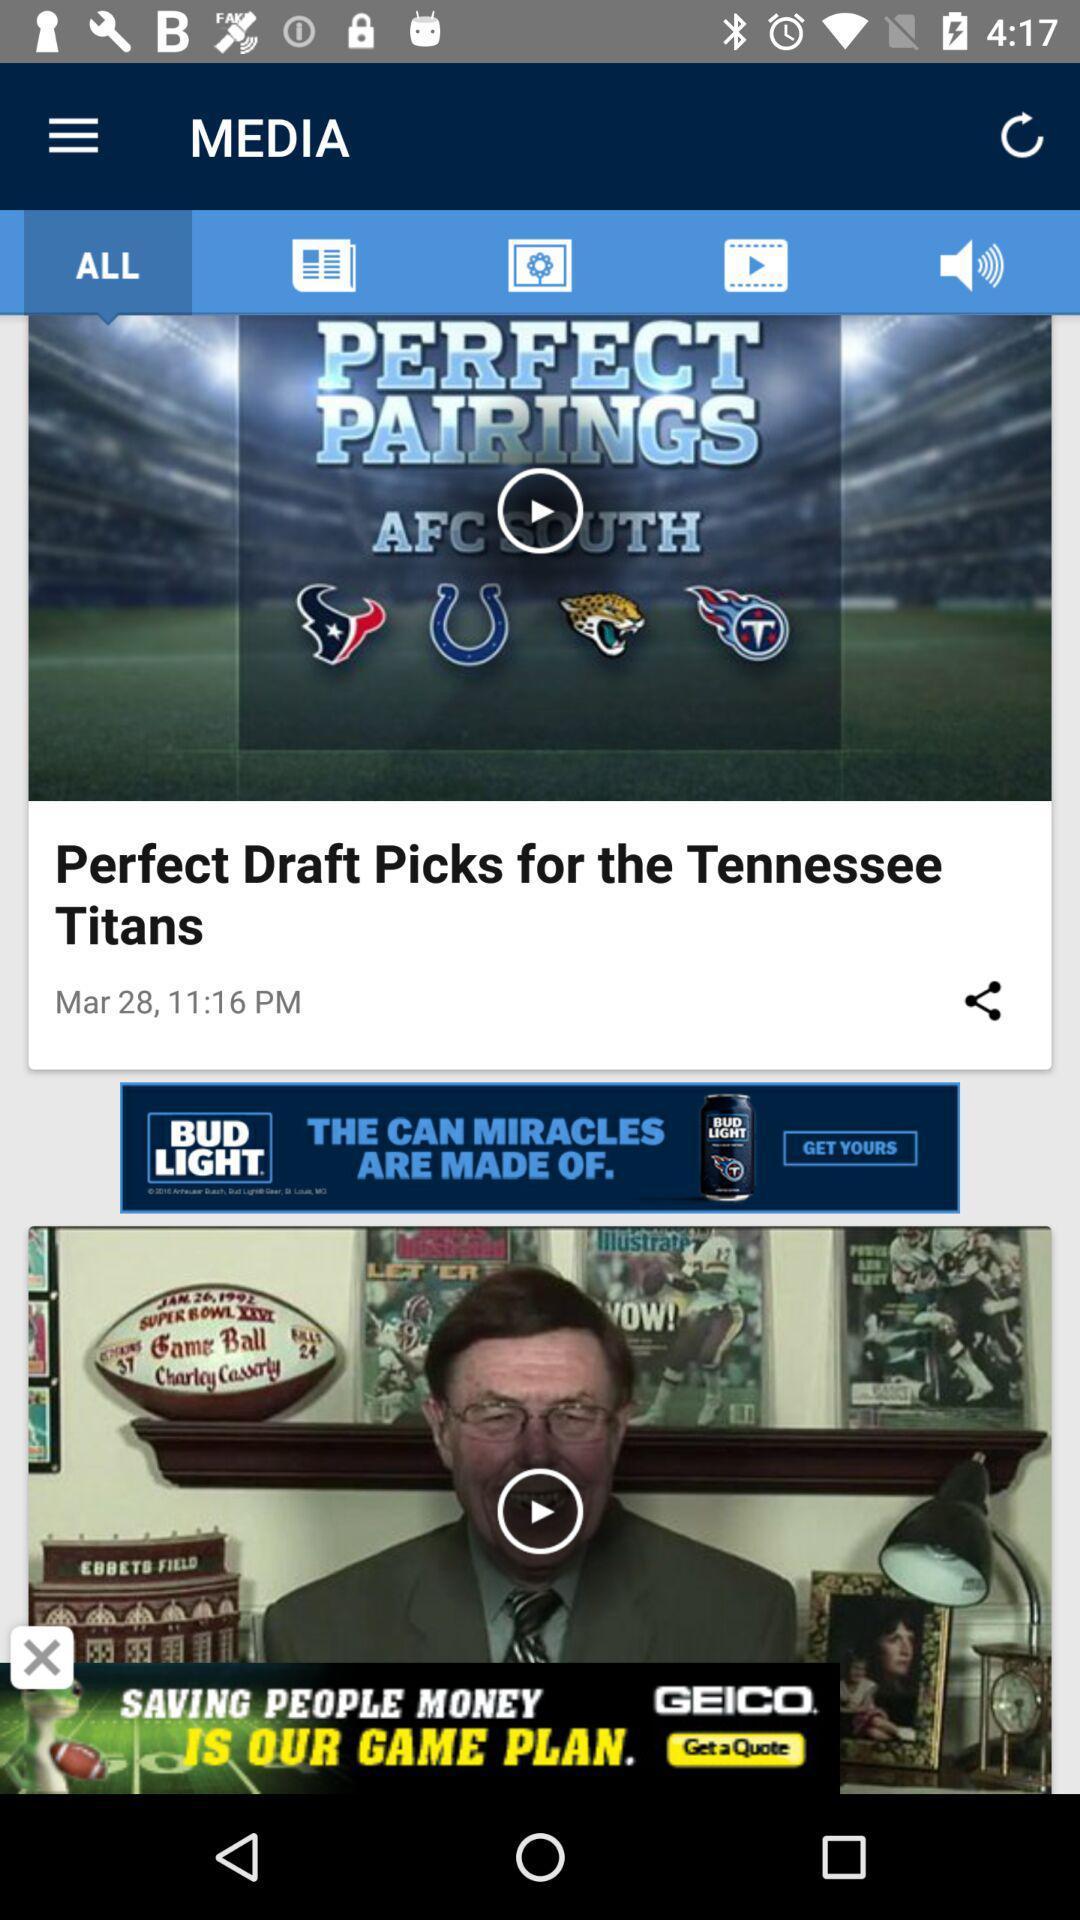 This screenshot has width=1080, height=1920. I want to click on the icon next to mar 28 11 item, so click(981, 1000).